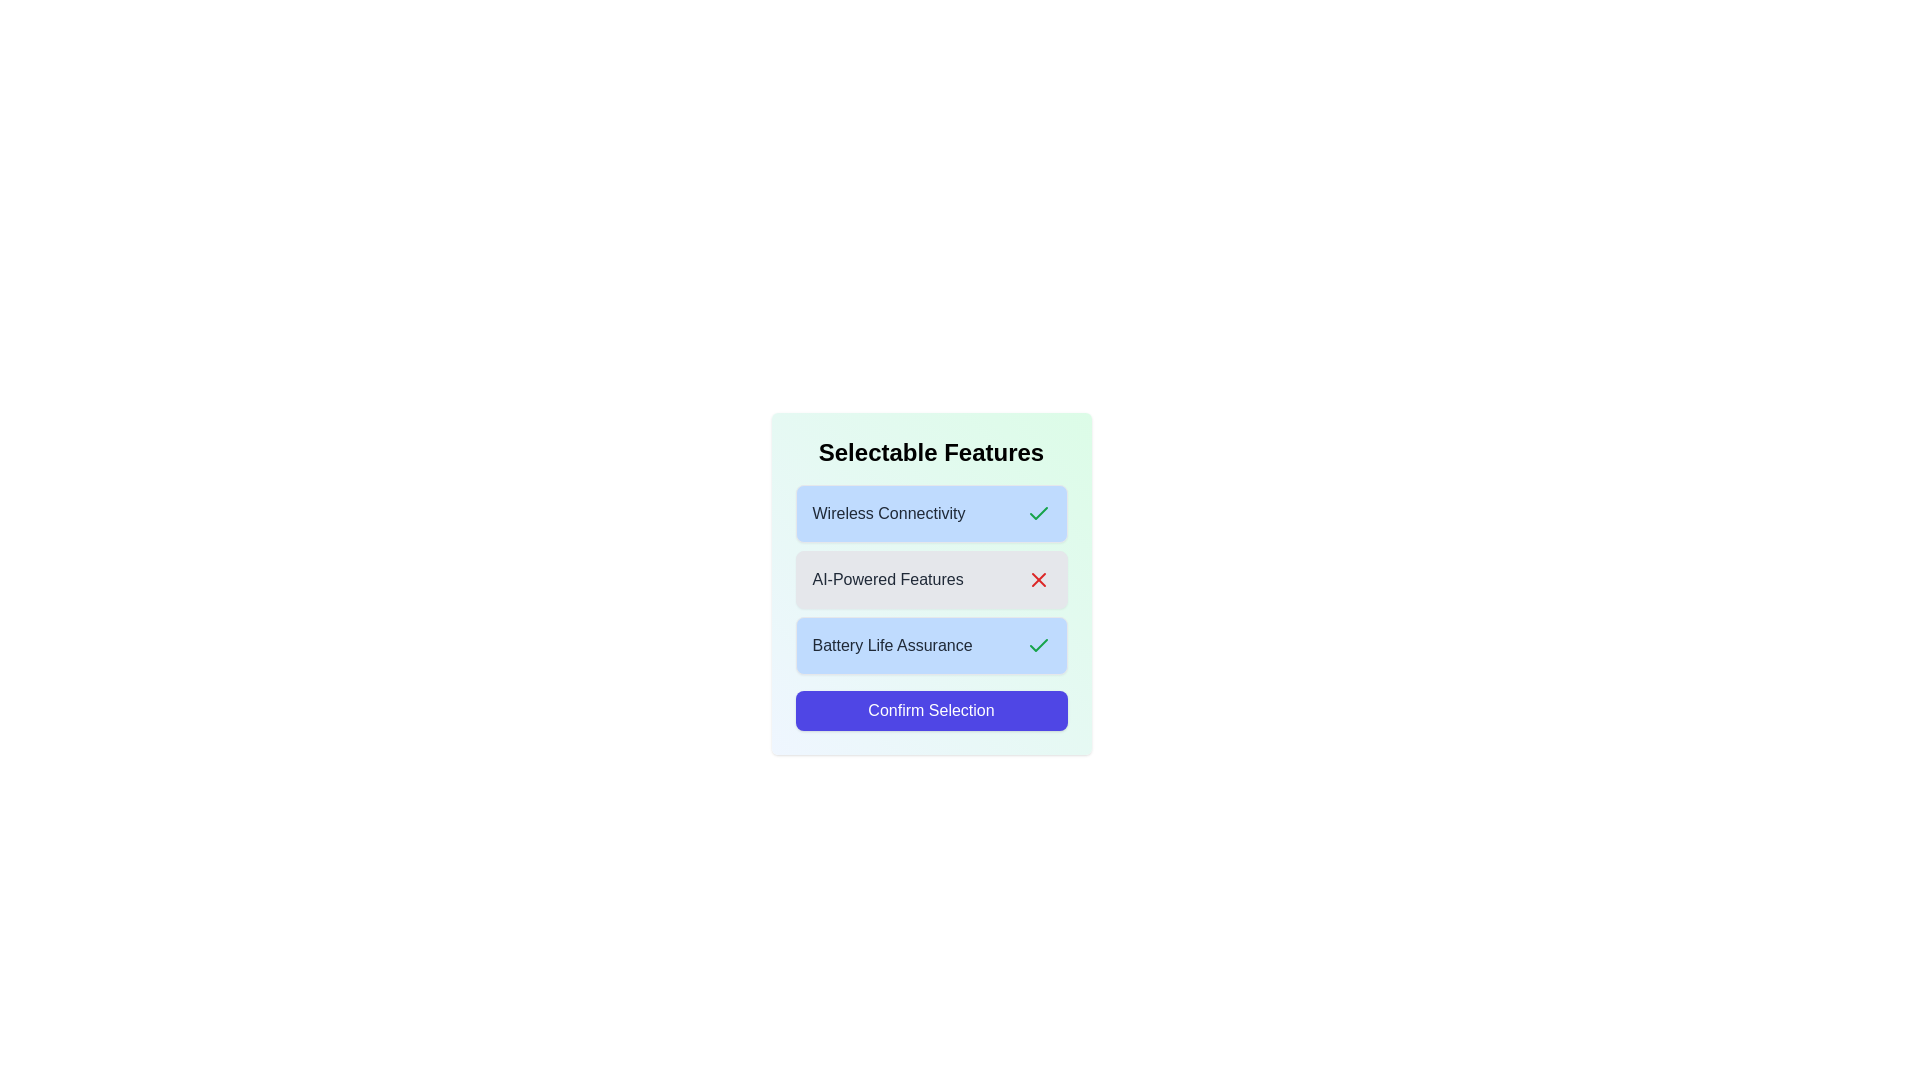 The width and height of the screenshot is (1920, 1080). Describe the element at coordinates (891, 645) in the screenshot. I see `text label that provides information about the 'Battery Life Assurance' feature, located below 'AI-Powered Features' and within a card that includes a green checkmark icon` at that location.